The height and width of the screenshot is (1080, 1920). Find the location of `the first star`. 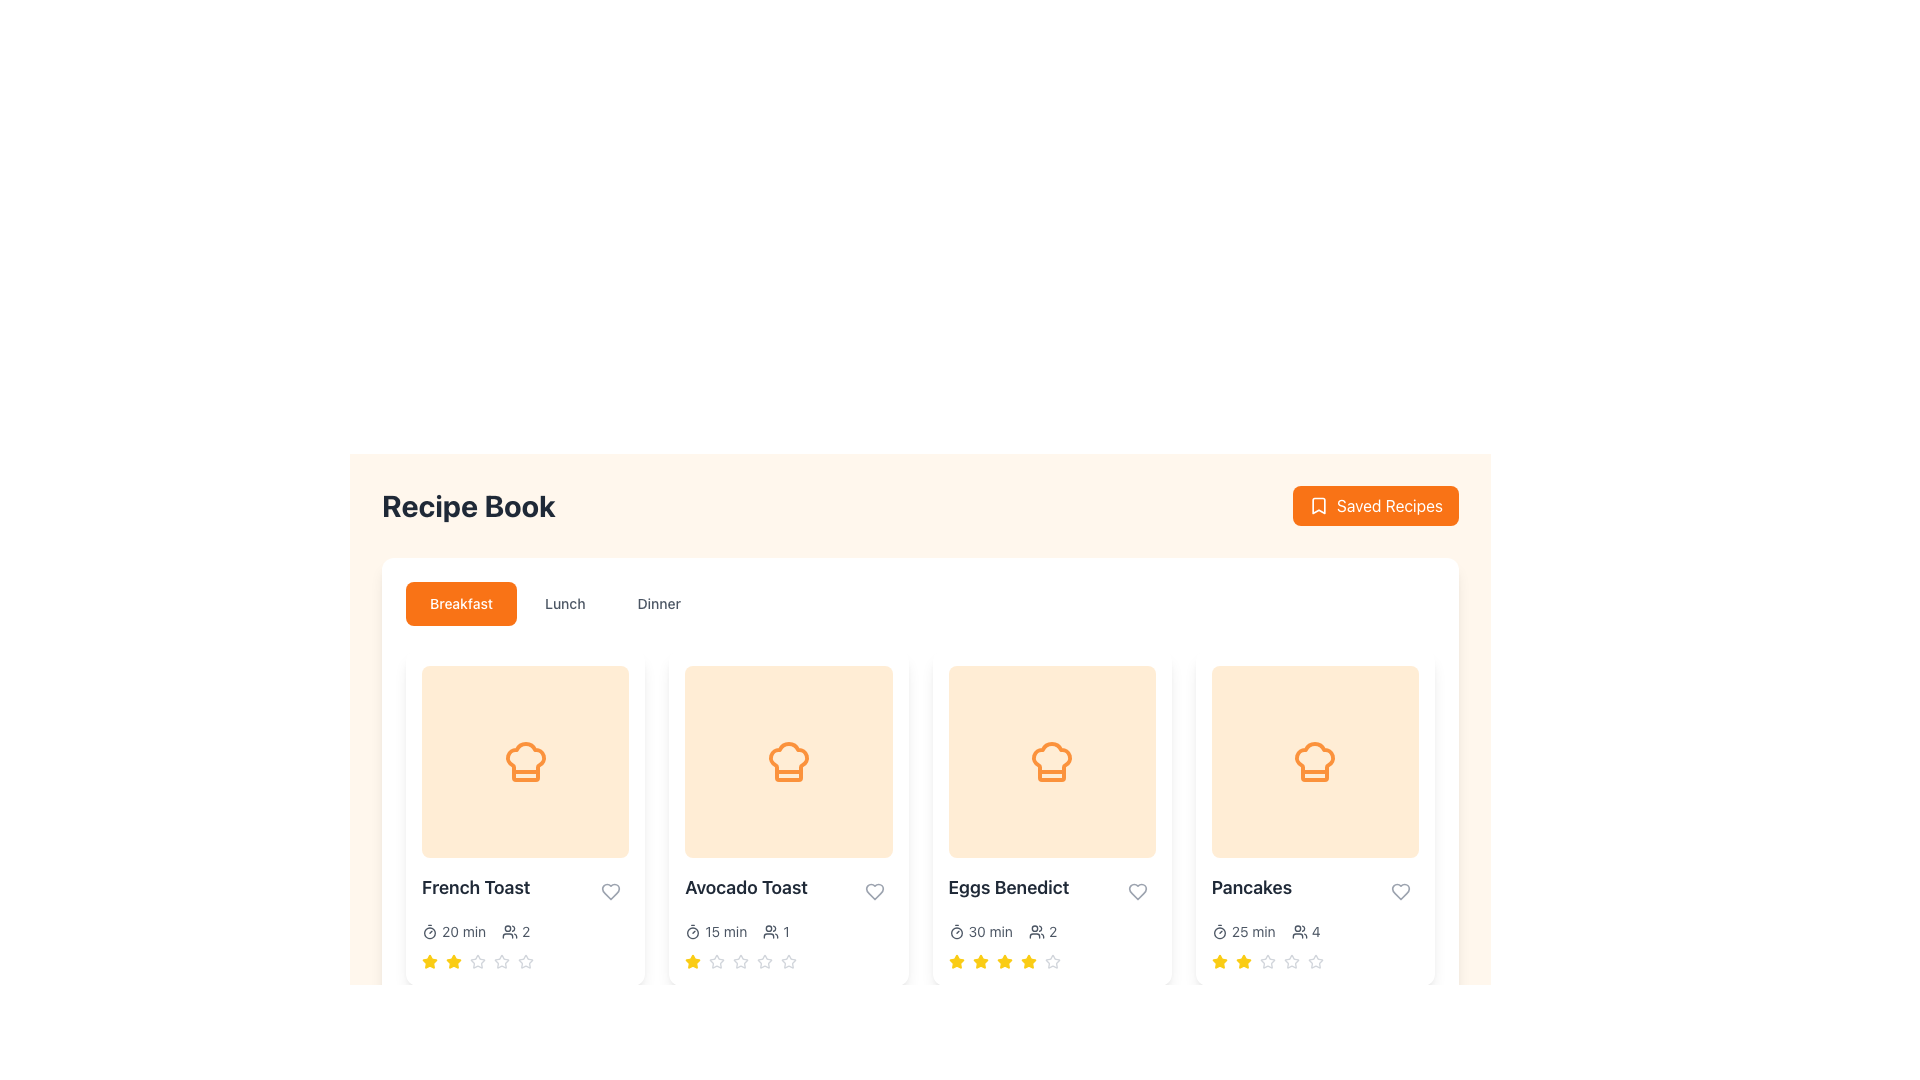

the first star is located at coordinates (955, 960).